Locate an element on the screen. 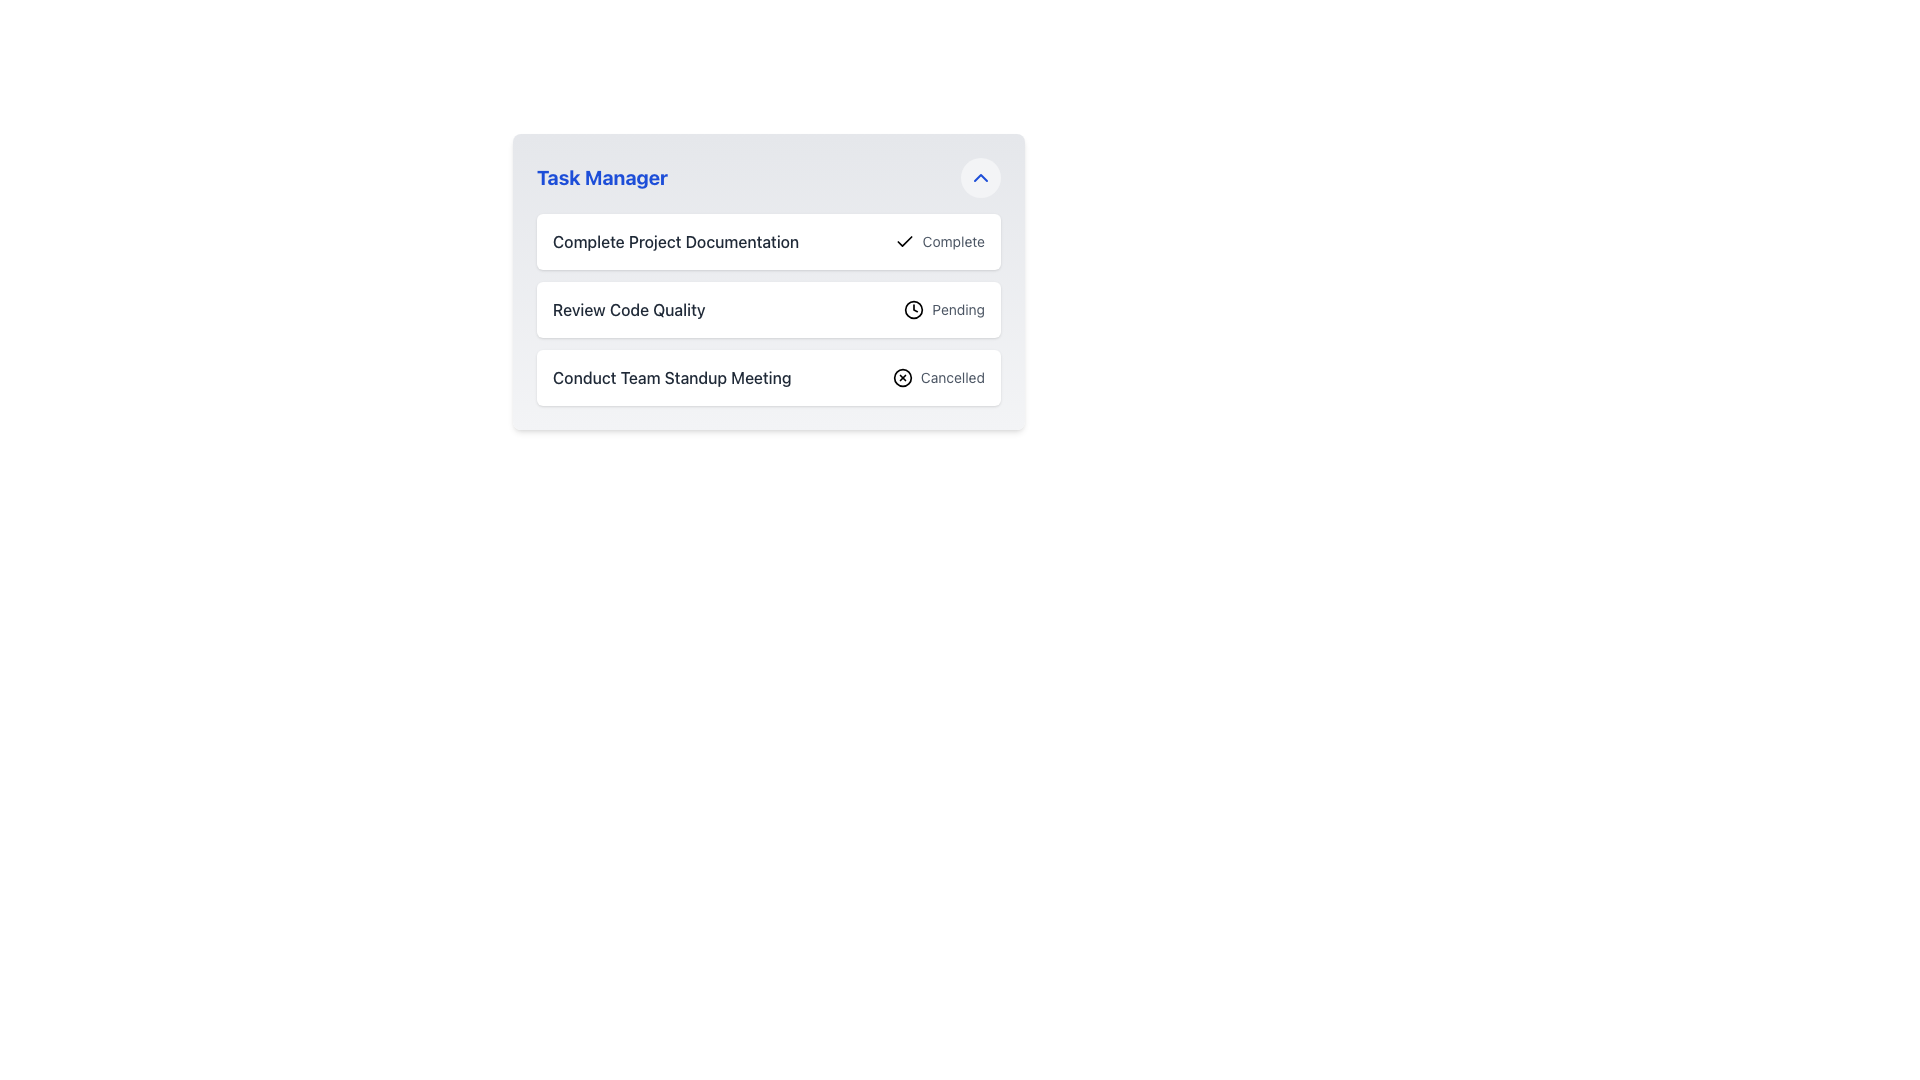 The height and width of the screenshot is (1080, 1920). the task list item titled 'Review Code Quality' is located at coordinates (767, 309).